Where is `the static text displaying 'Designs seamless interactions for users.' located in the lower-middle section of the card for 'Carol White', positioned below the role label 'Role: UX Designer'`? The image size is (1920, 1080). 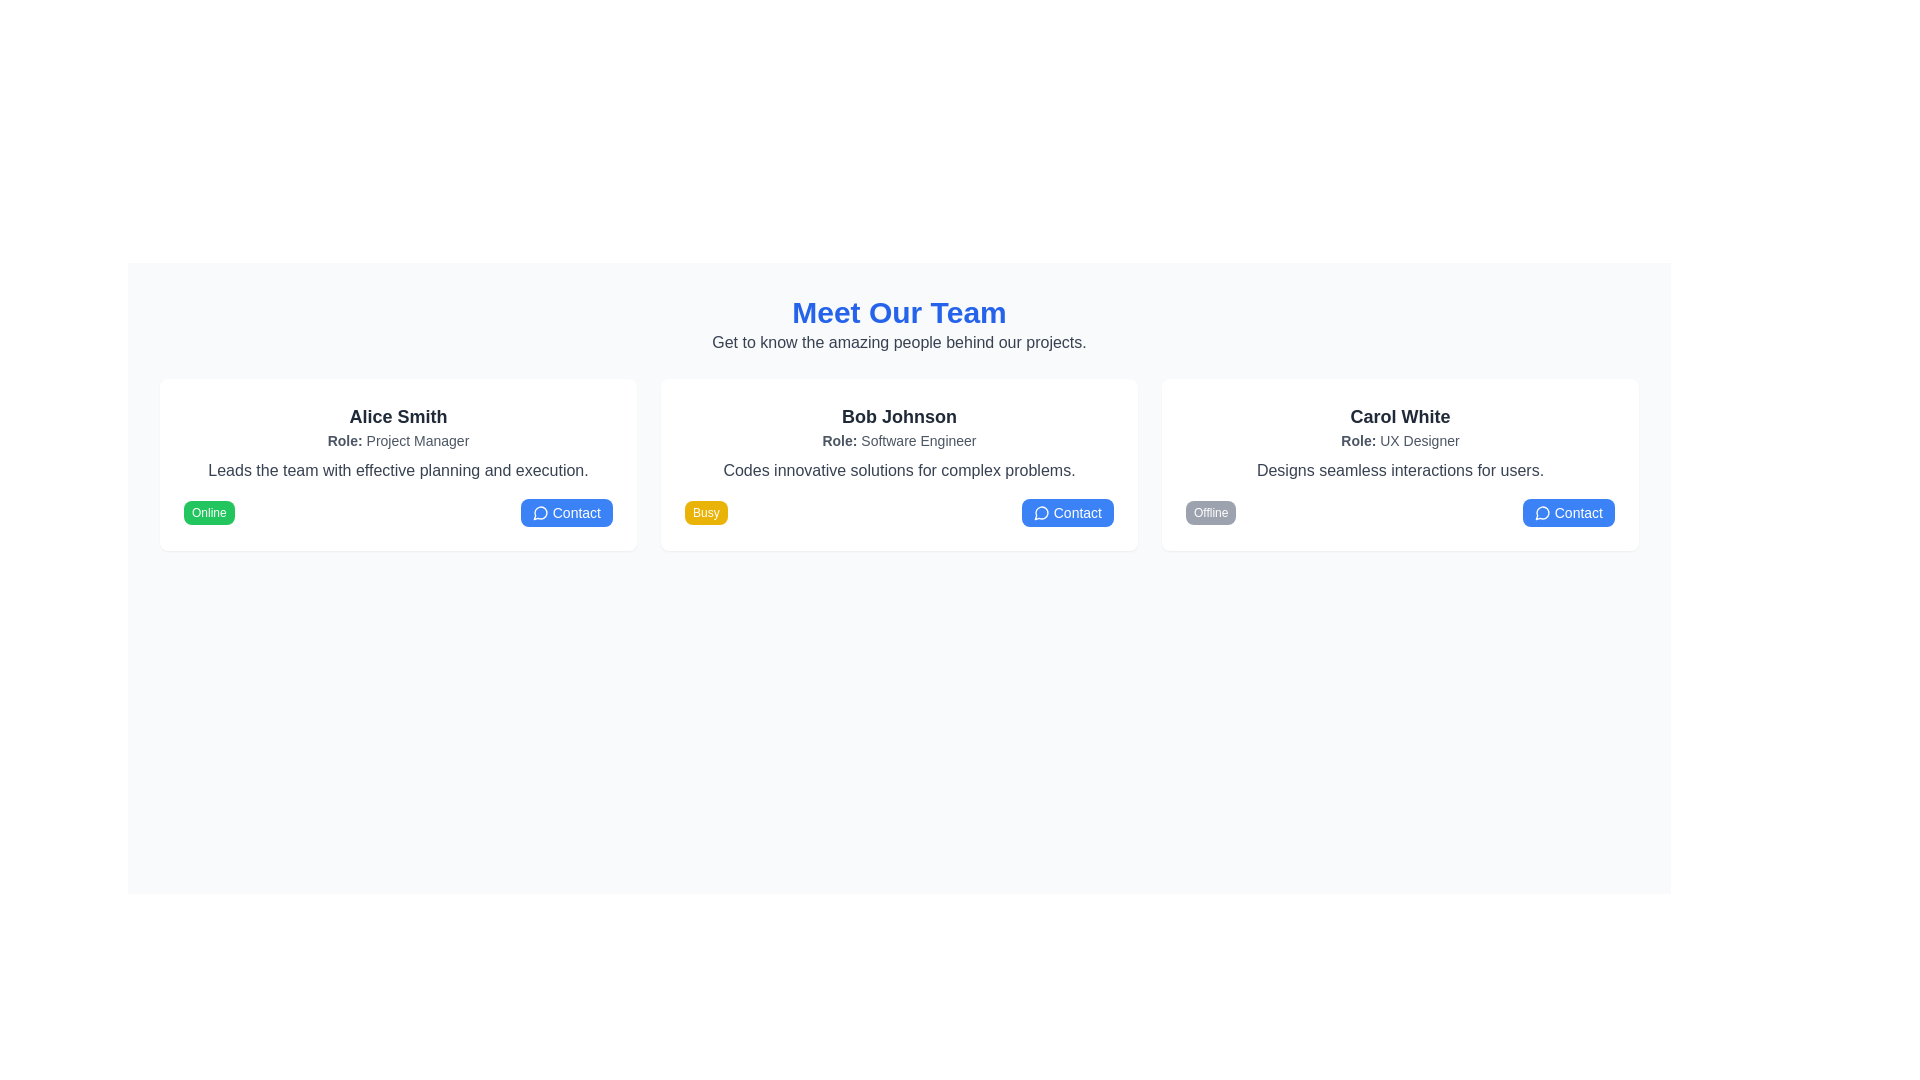 the static text displaying 'Designs seamless interactions for users.' located in the lower-middle section of the card for 'Carol White', positioned below the role label 'Role: UX Designer' is located at coordinates (1399, 470).